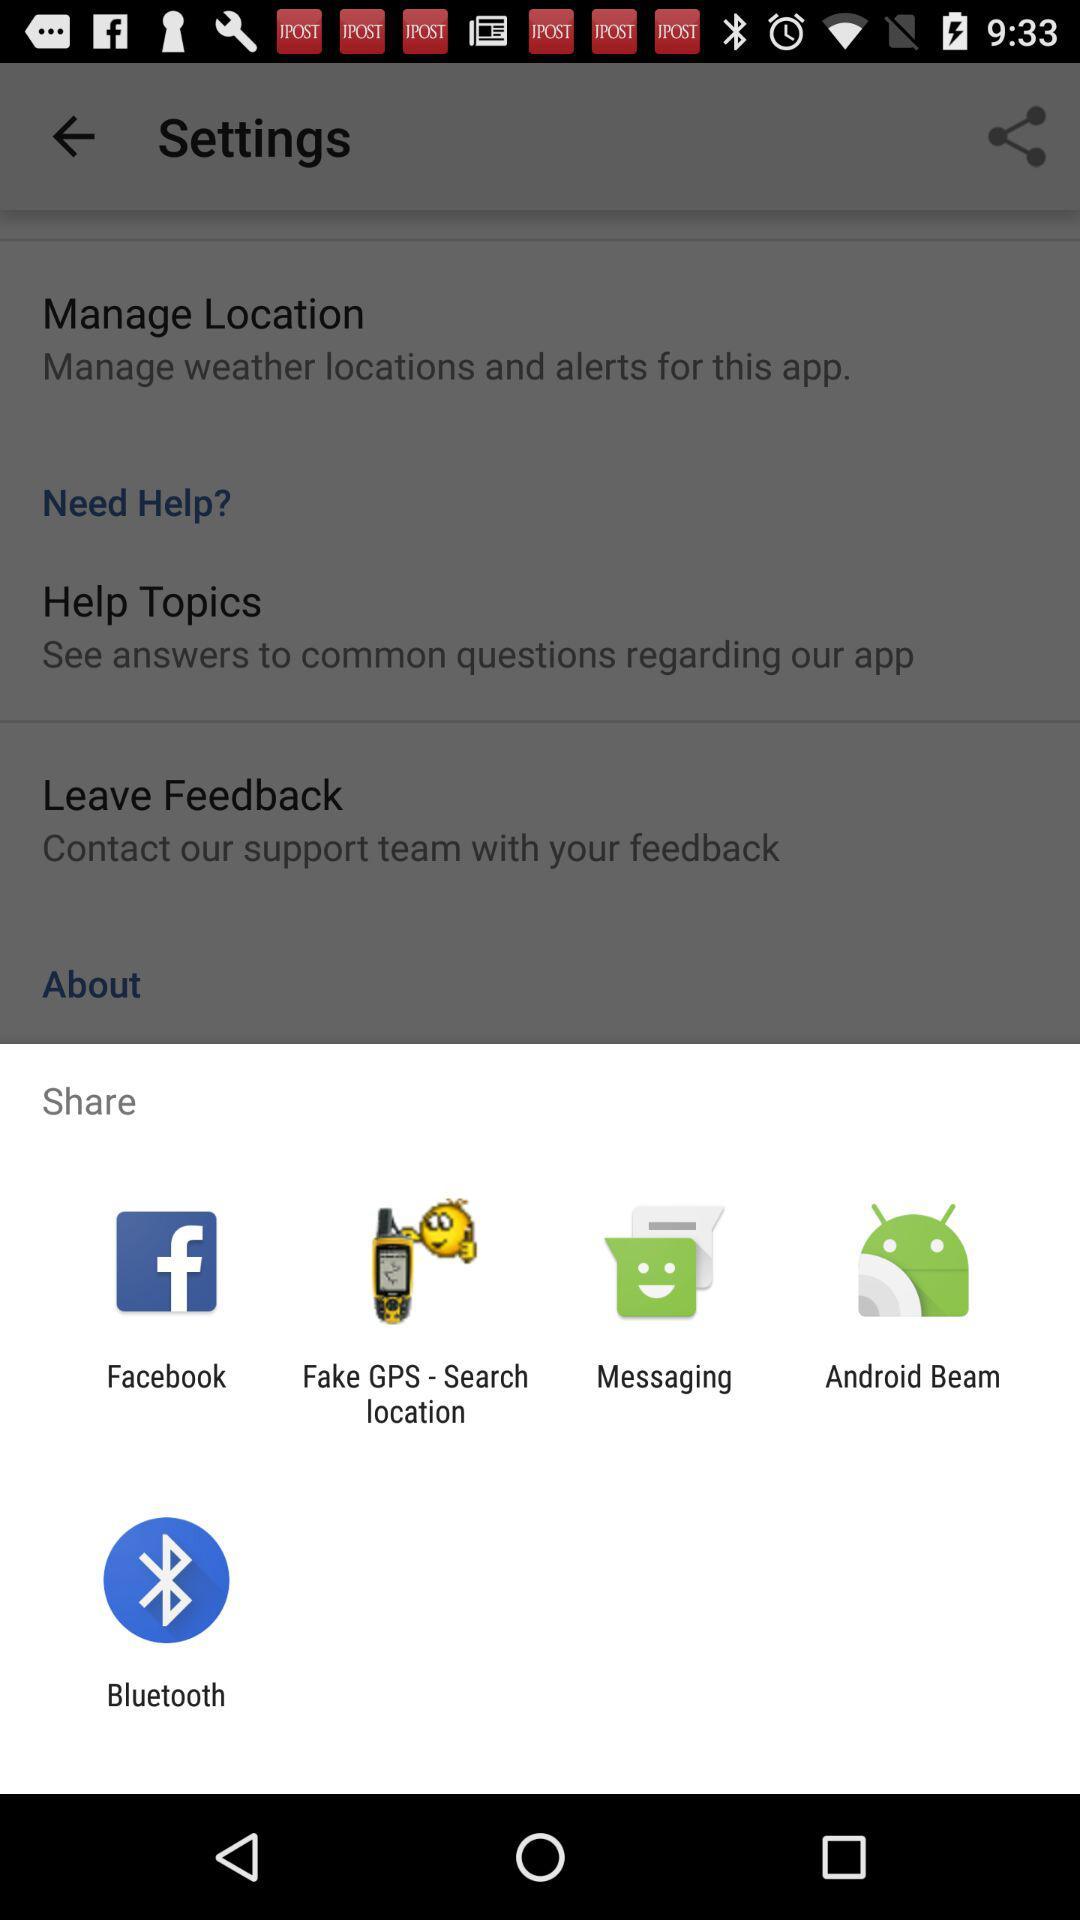  What do you see at coordinates (414, 1392) in the screenshot?
I see `app to the left of the messaging item` at bounding box center [414, 1392].